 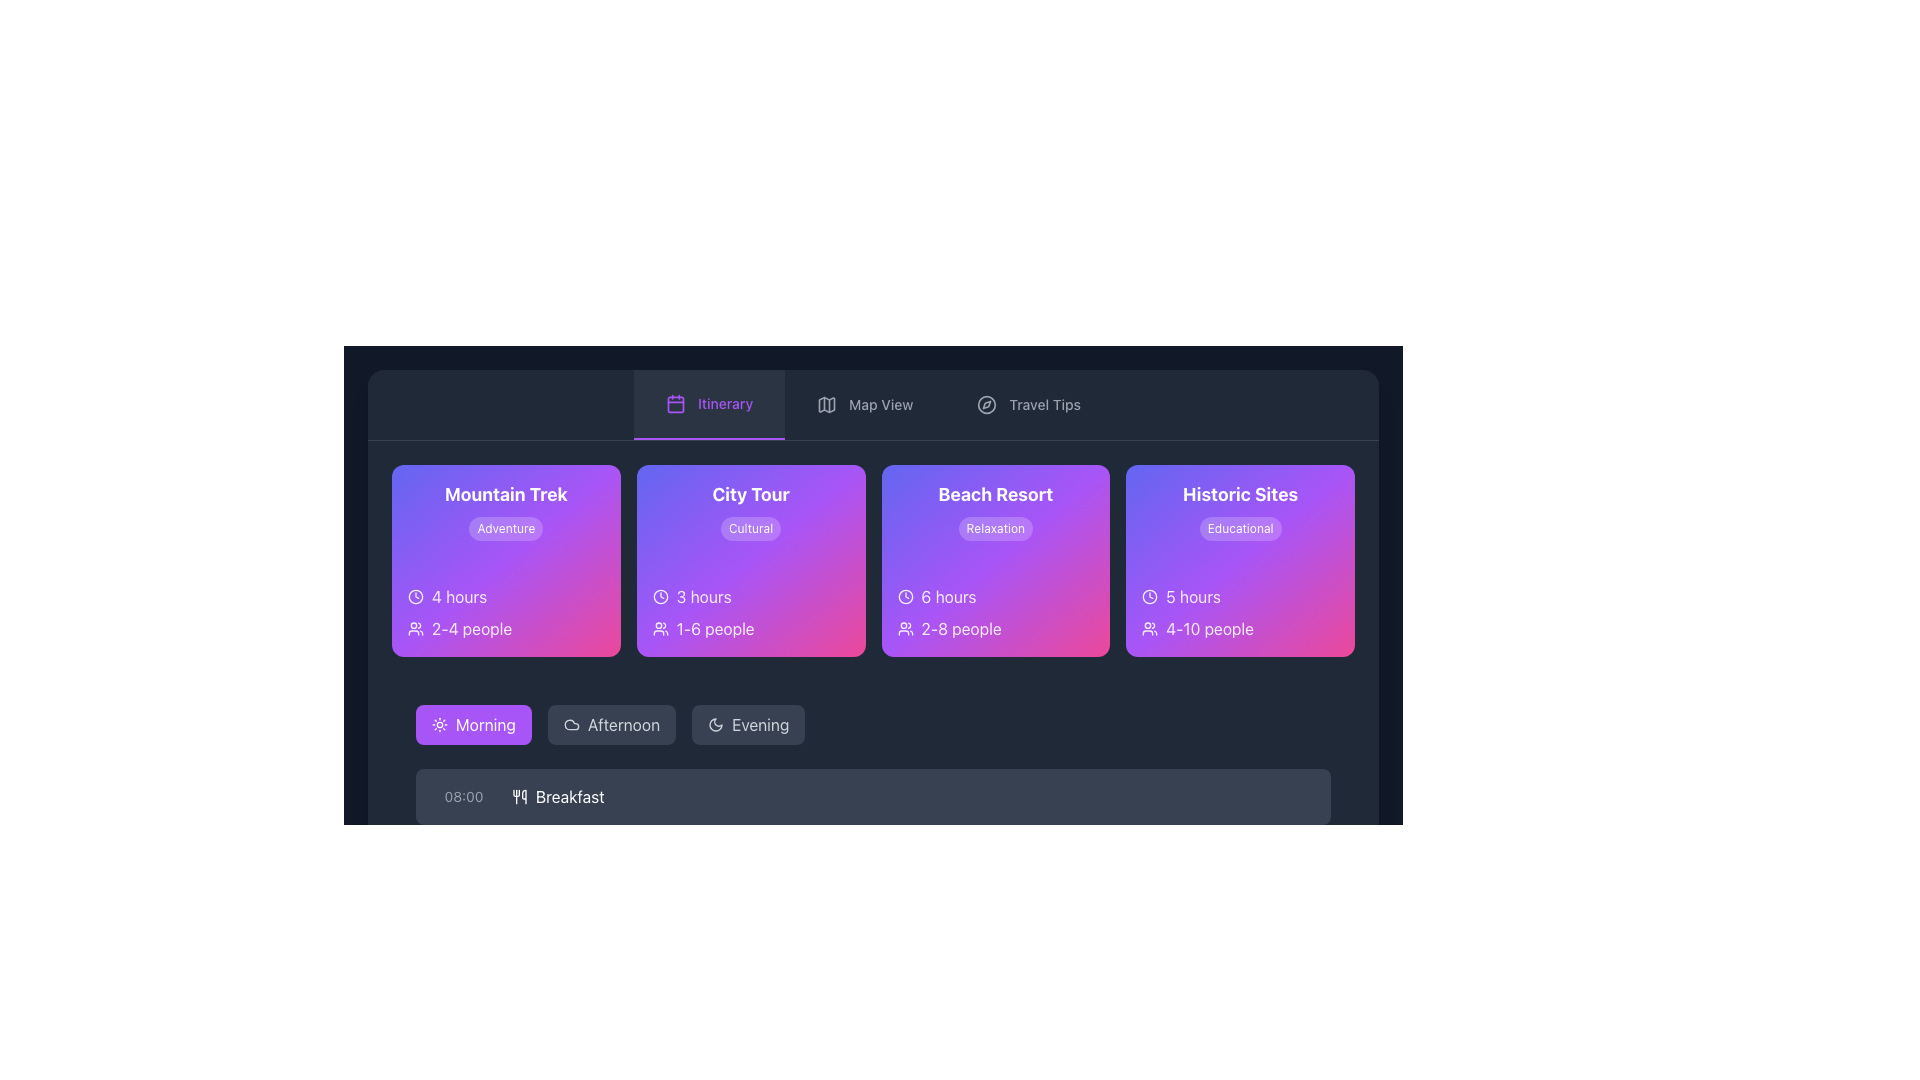 What do you see at coordinates (1209, 627) in the screenshot?
I see `the text display element that provides information about the recommended group size for the activity described in the 'Historic Sites' section, located at the bottom-right of the 'Historic Sites' card` at bounding box center [1209, 627].